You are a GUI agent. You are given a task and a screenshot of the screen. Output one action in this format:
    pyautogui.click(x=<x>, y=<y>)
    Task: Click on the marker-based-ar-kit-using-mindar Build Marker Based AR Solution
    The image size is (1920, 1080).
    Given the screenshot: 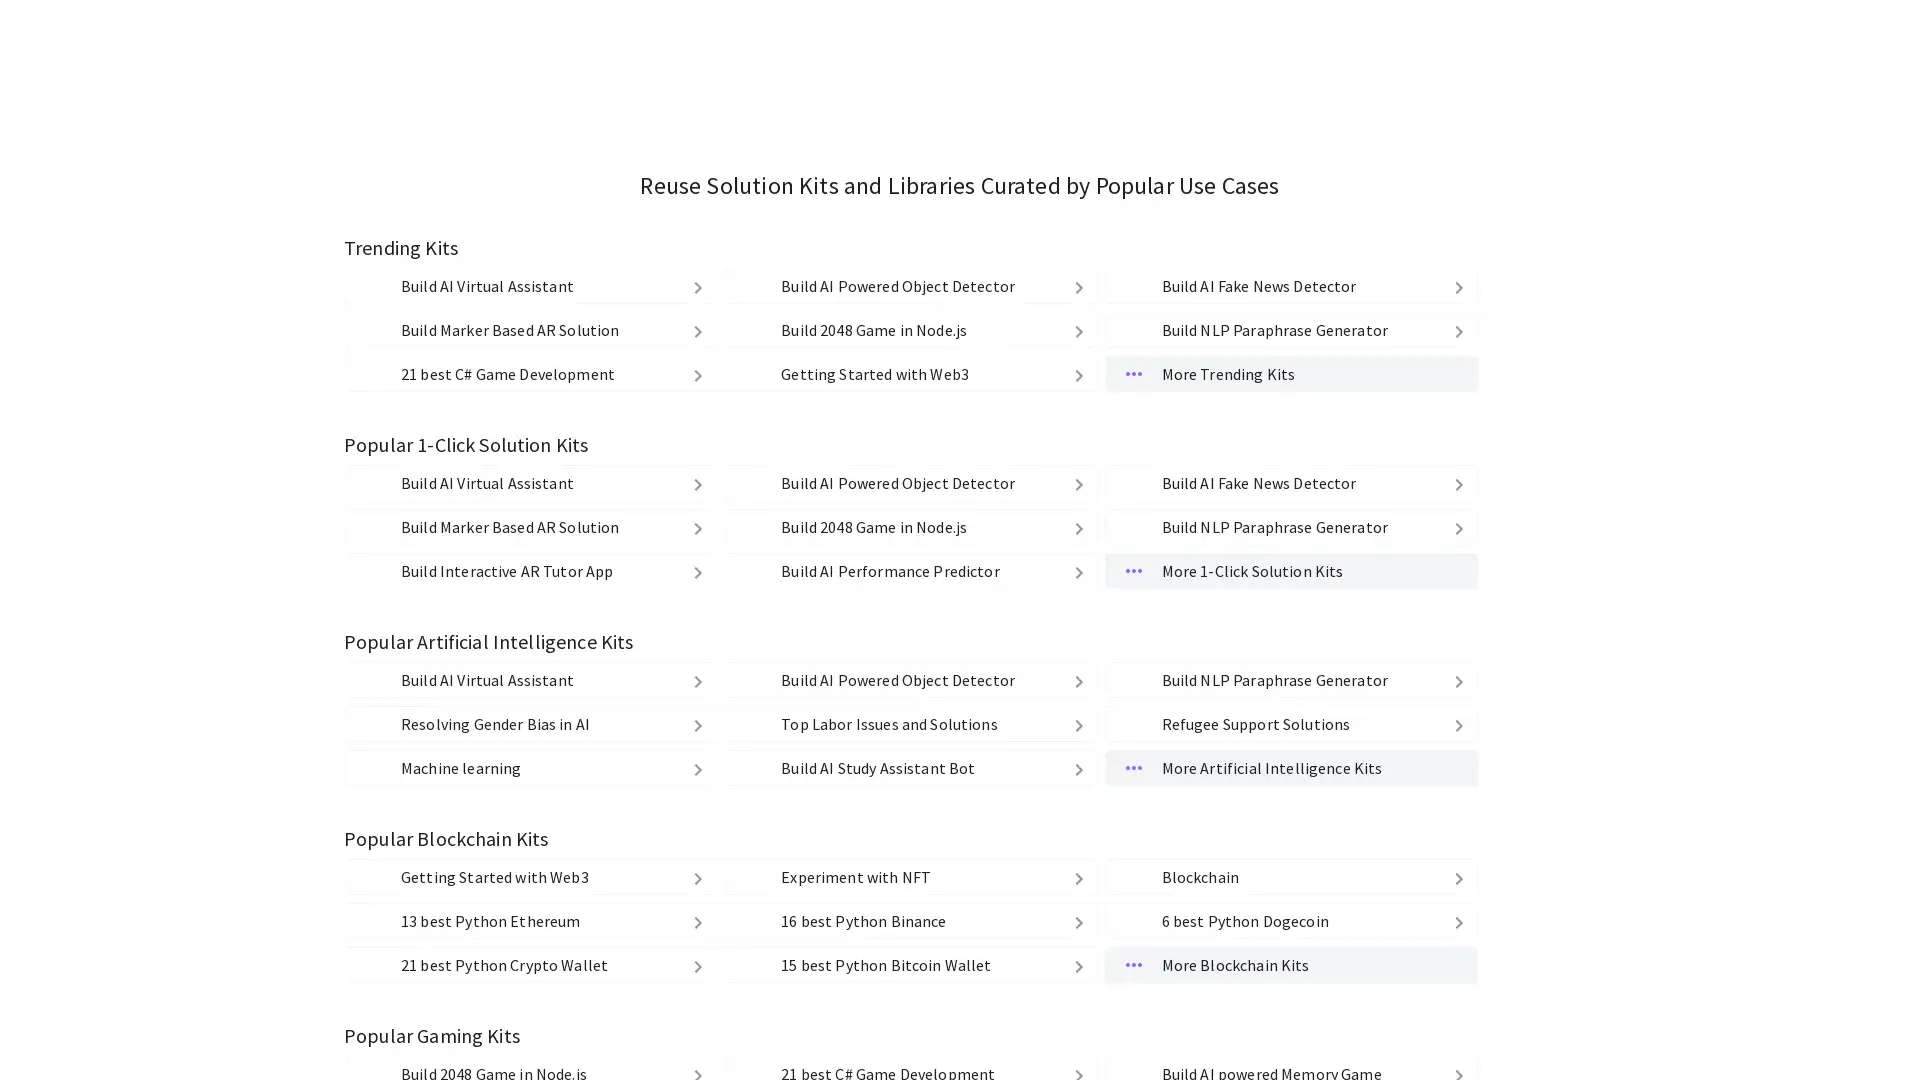 What is the action you would take?
    pyautogui.click(x=530, y=832)
    